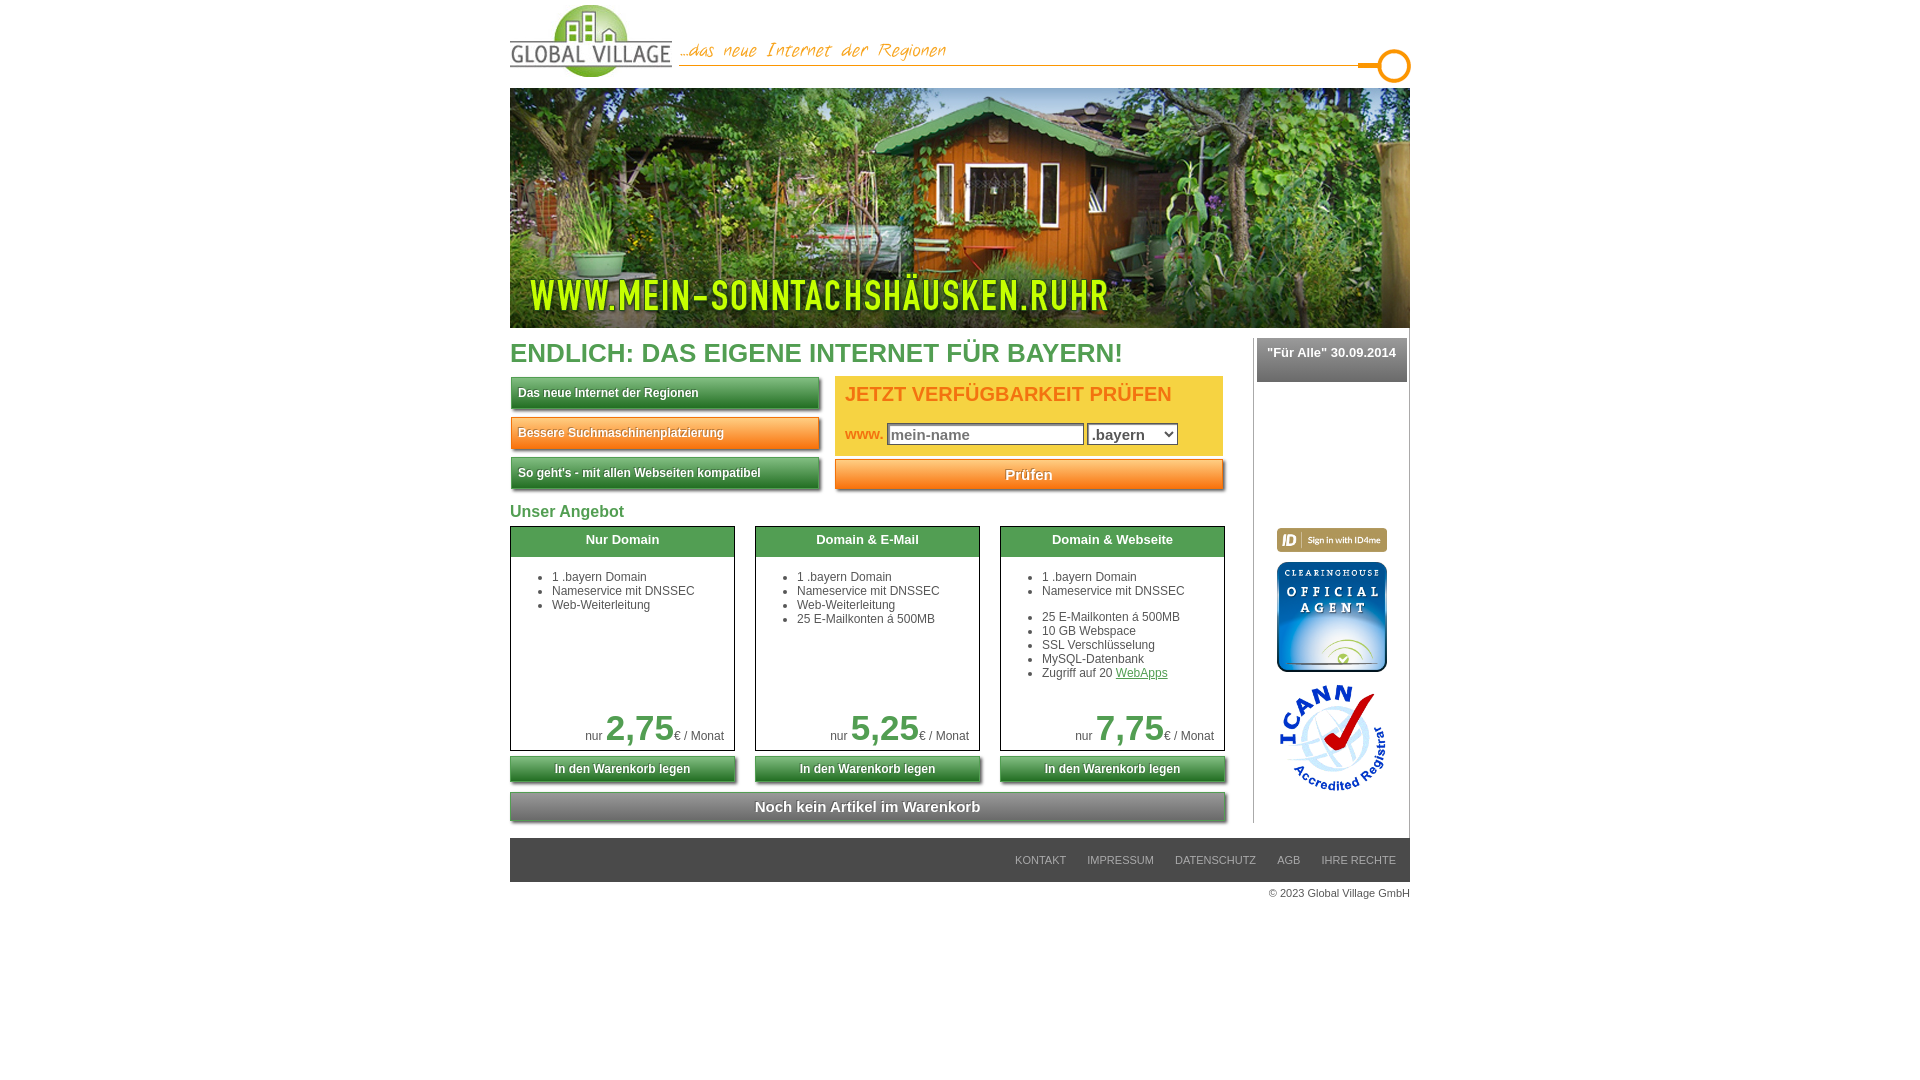 This screenshot has height=1080, width=1920. I want to click on 'In den Warenkorb legen', so click(509, 767).